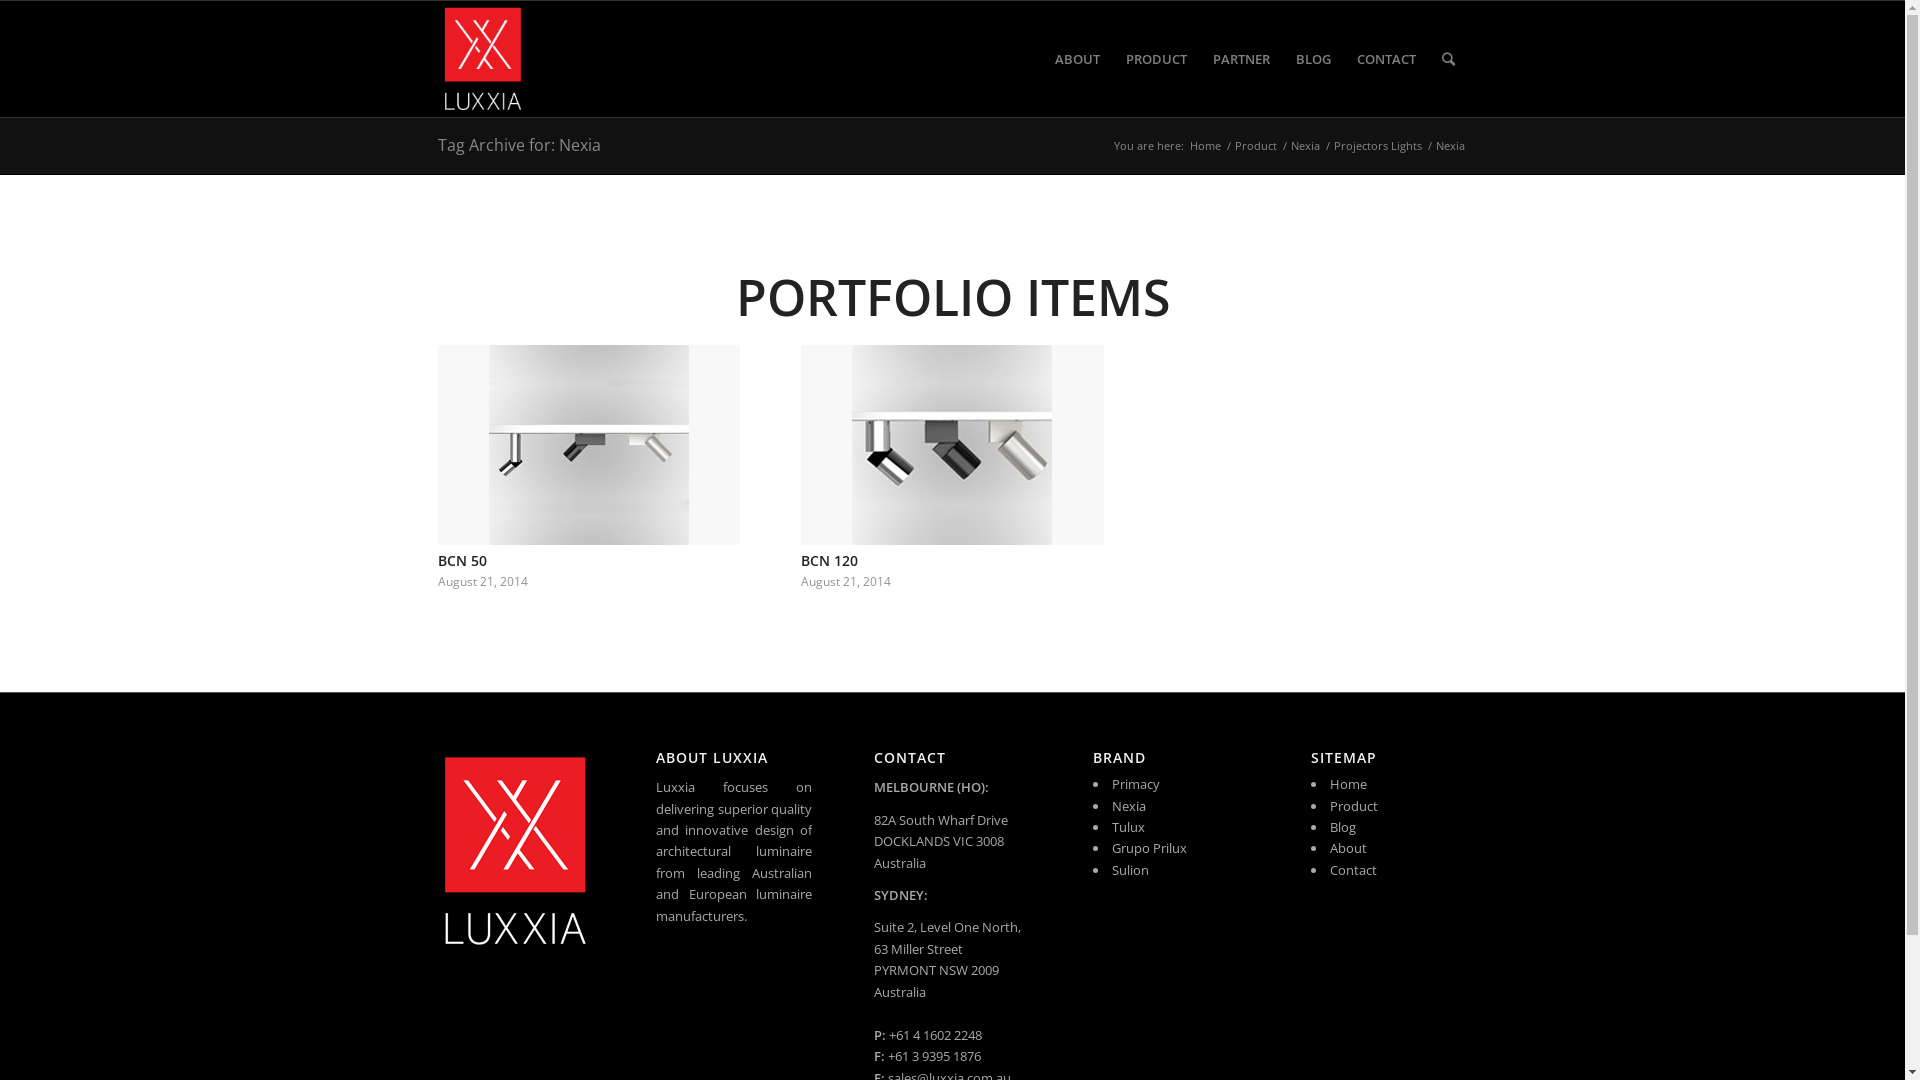 Image resolution: width=1920 pixels, height=1080 pixels. I want to click on 'Tag Archive for: Nexia', so click(436, 144).